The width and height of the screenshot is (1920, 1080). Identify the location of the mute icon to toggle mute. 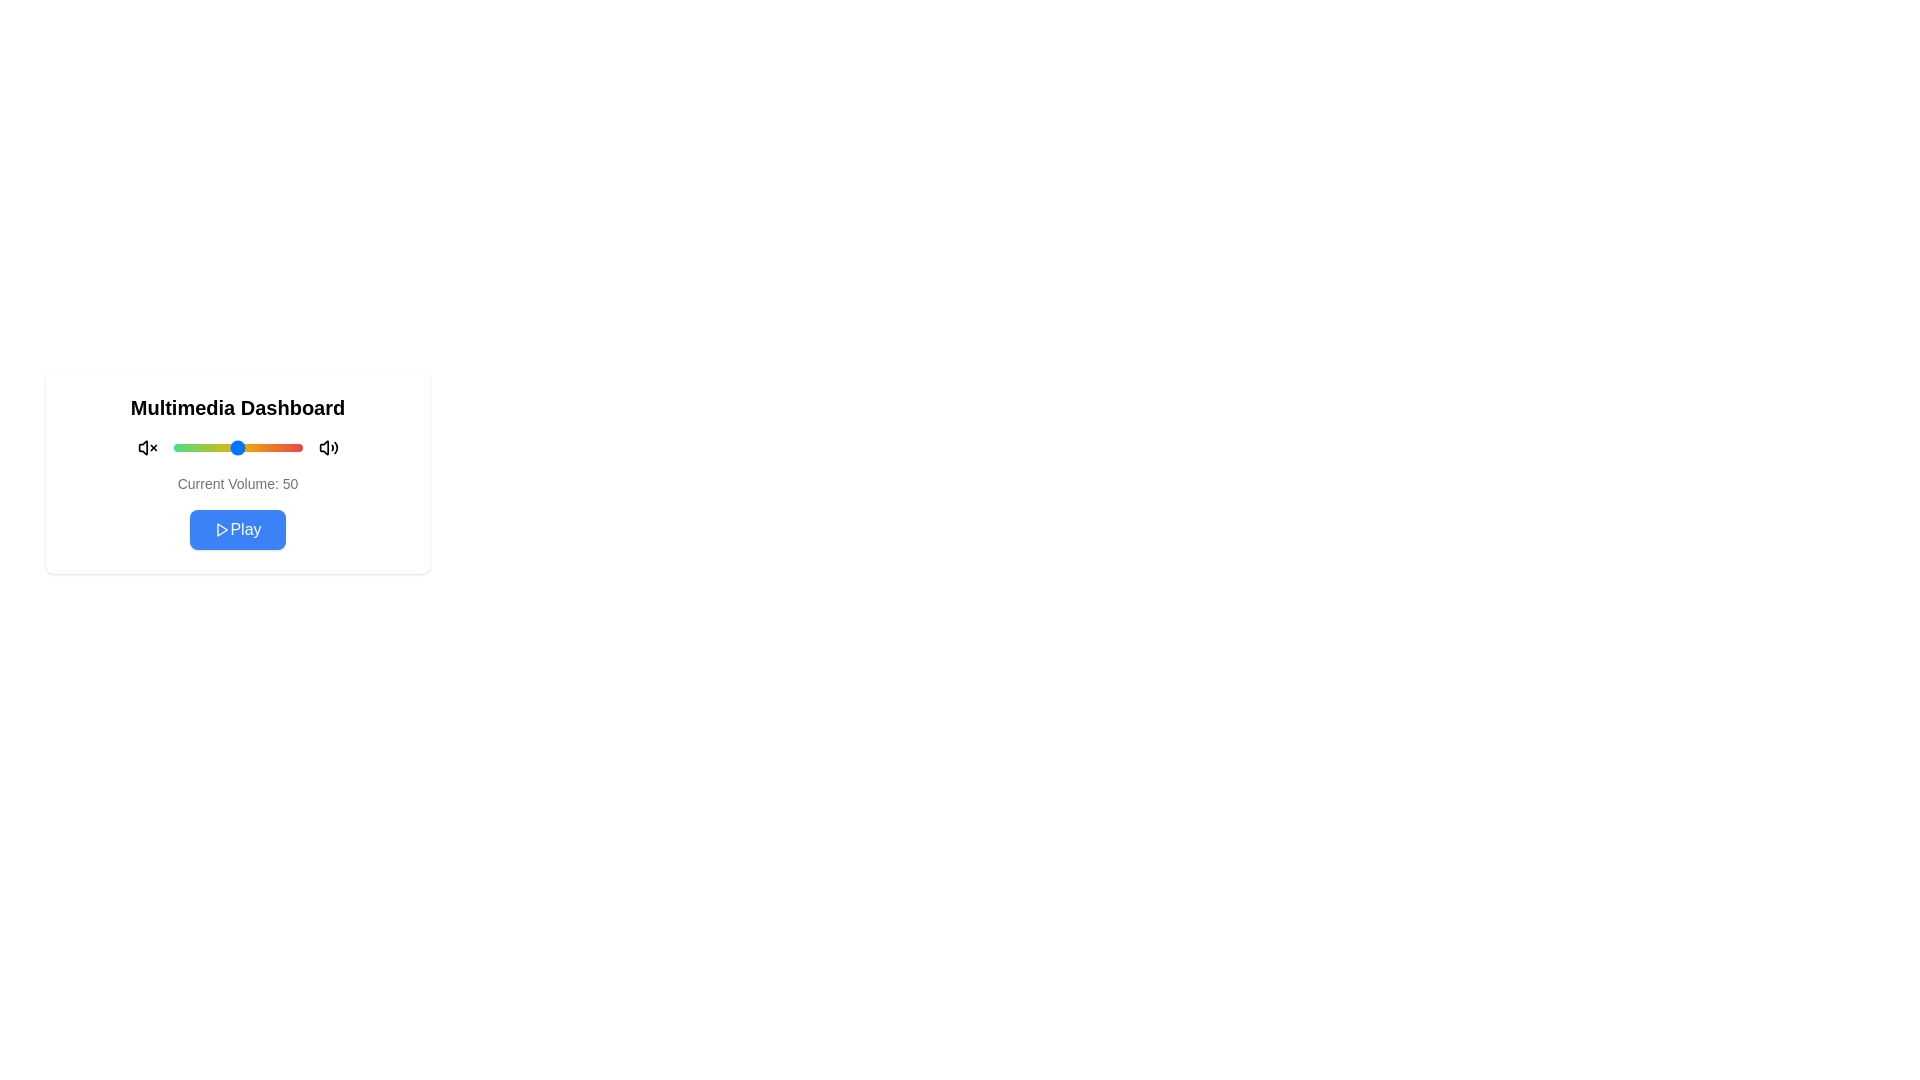
(146, 446).